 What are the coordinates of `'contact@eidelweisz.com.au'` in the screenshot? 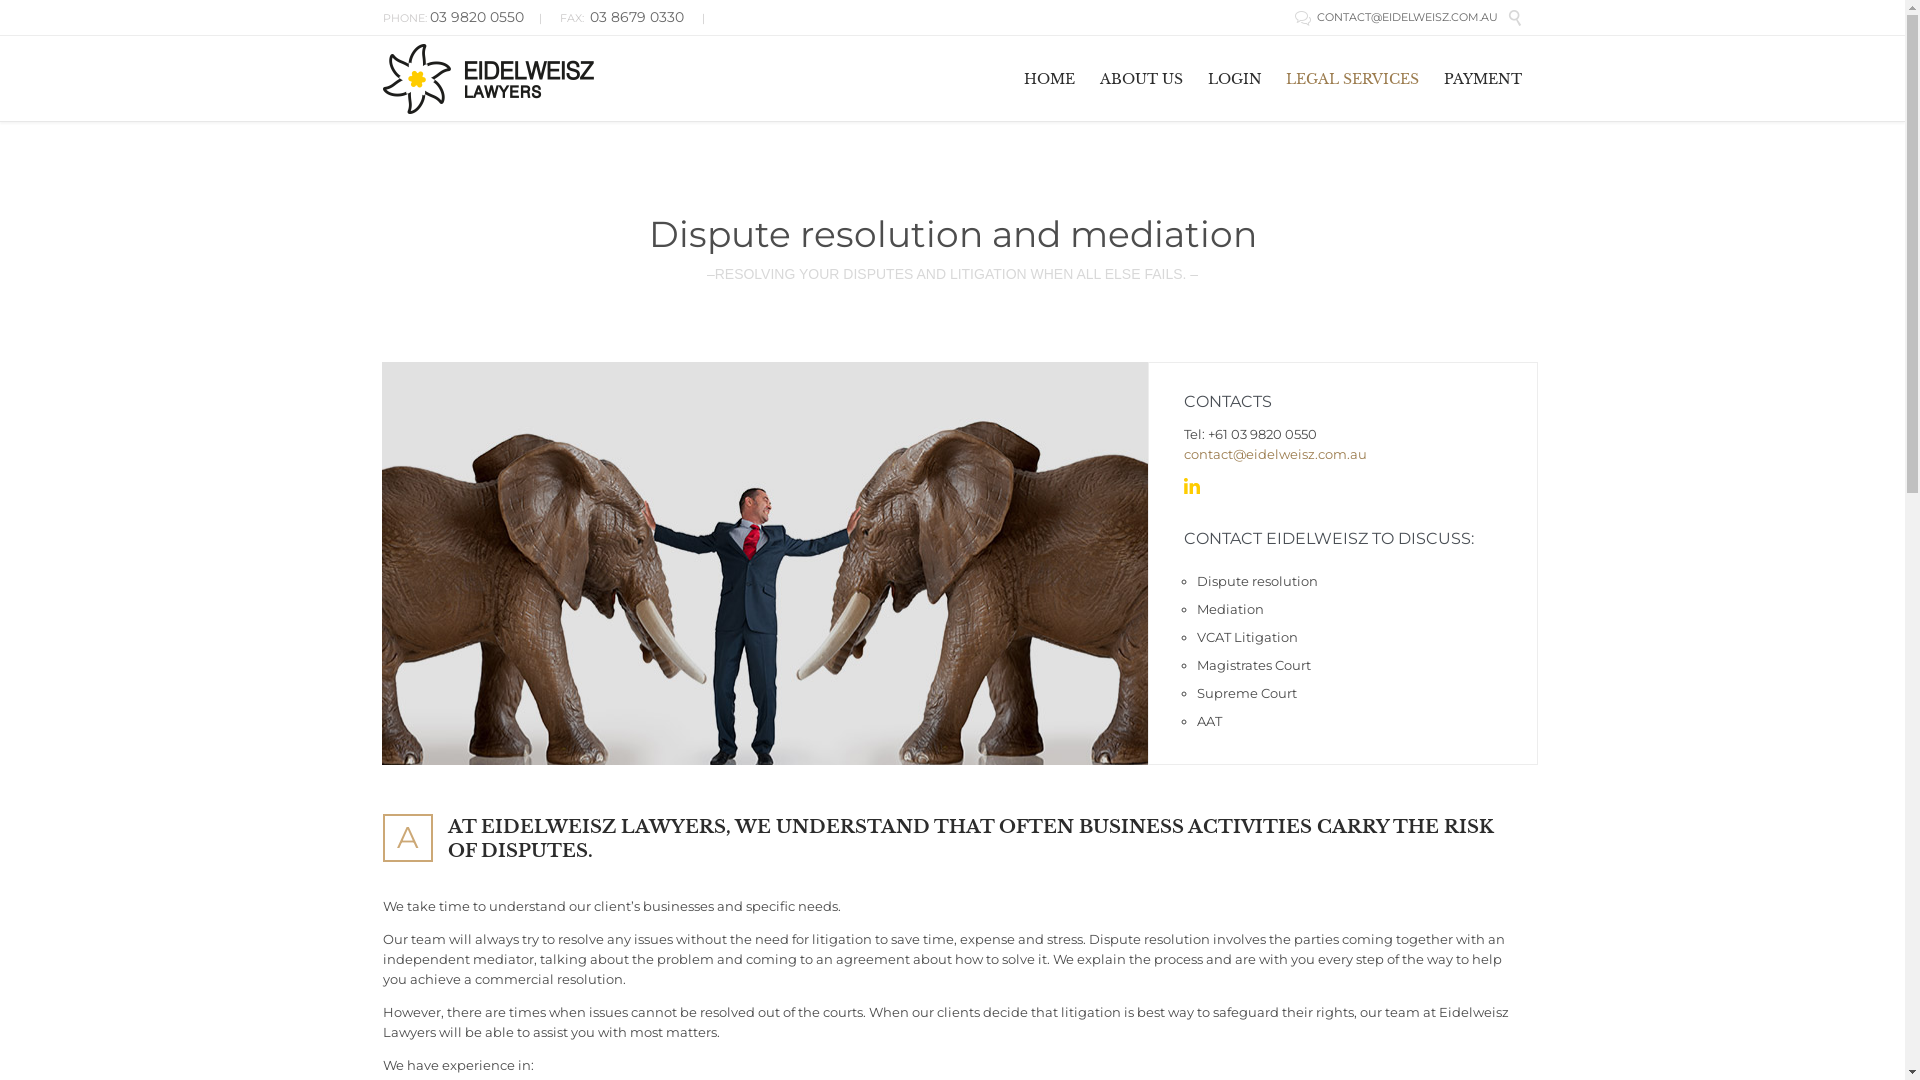 It's located at (1184, 454).